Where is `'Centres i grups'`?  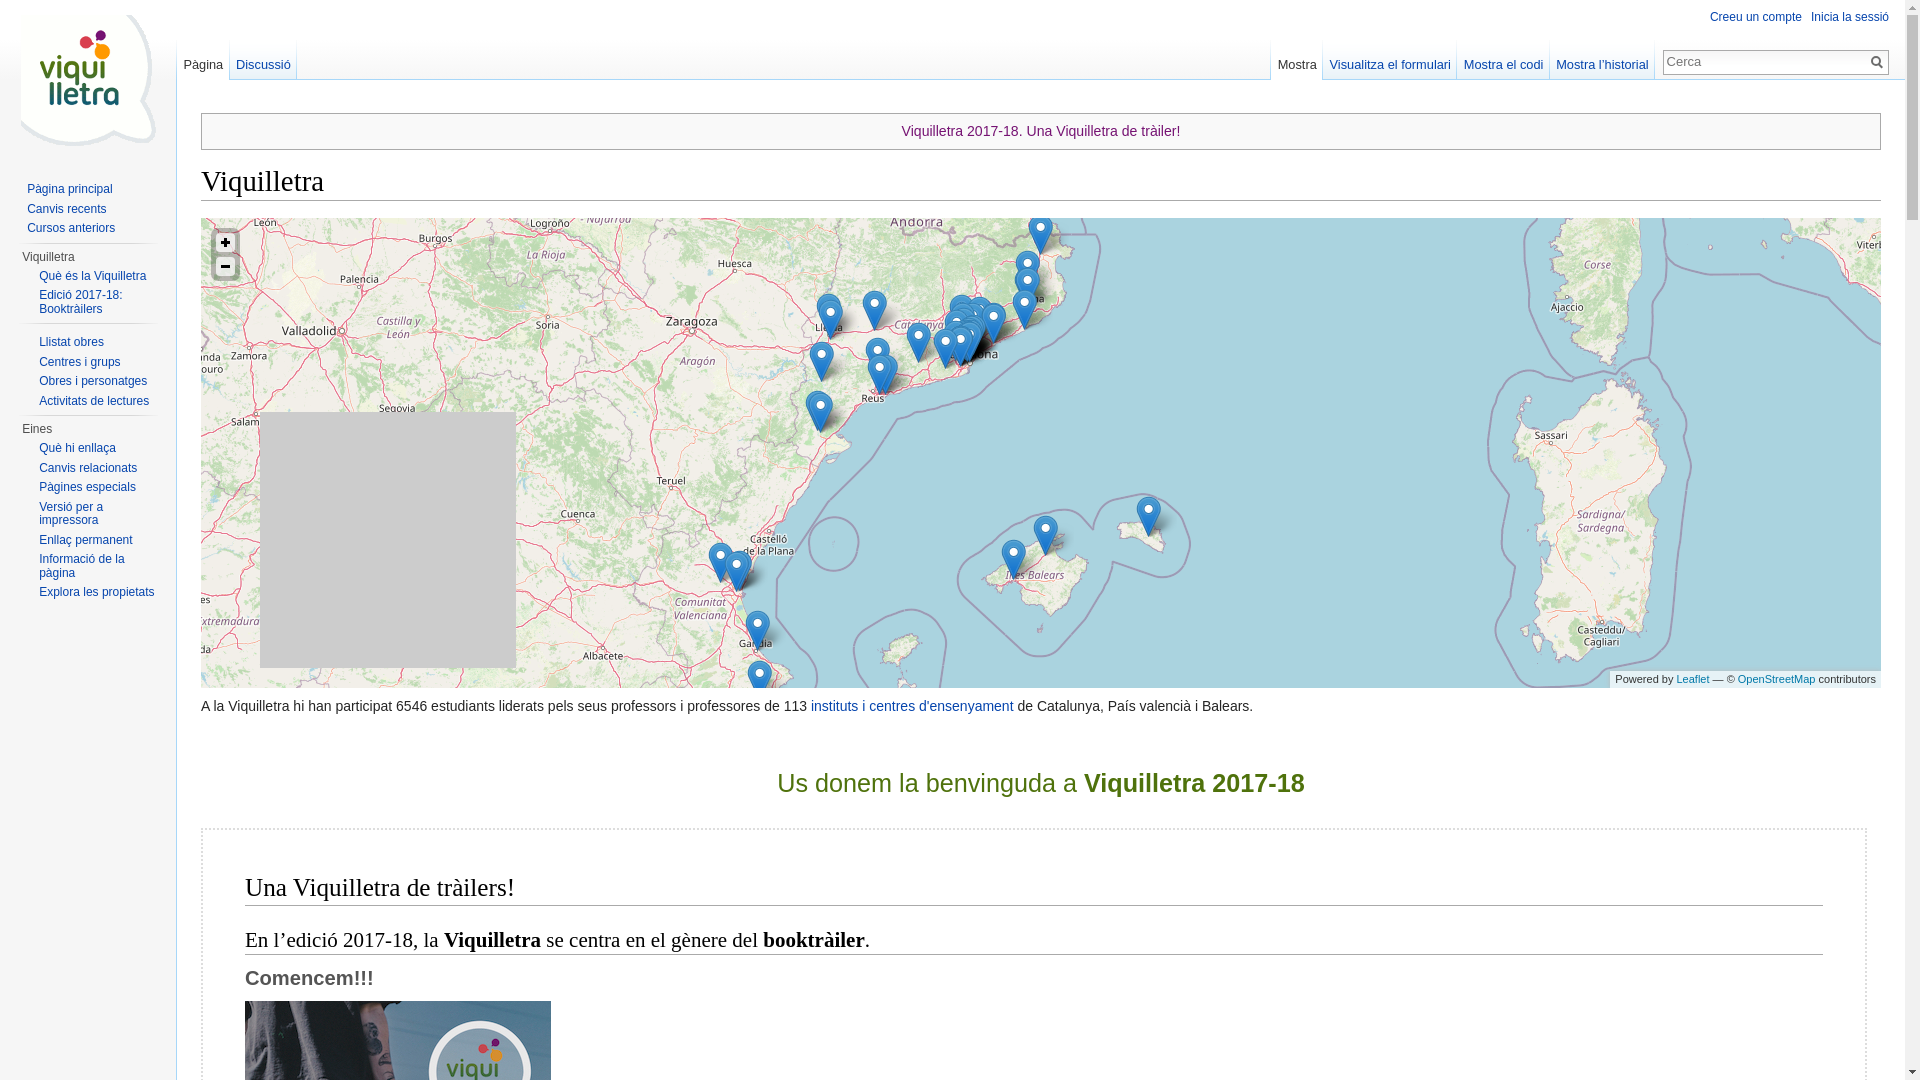 'Centres i grups' is located at coordinates (79, 361).